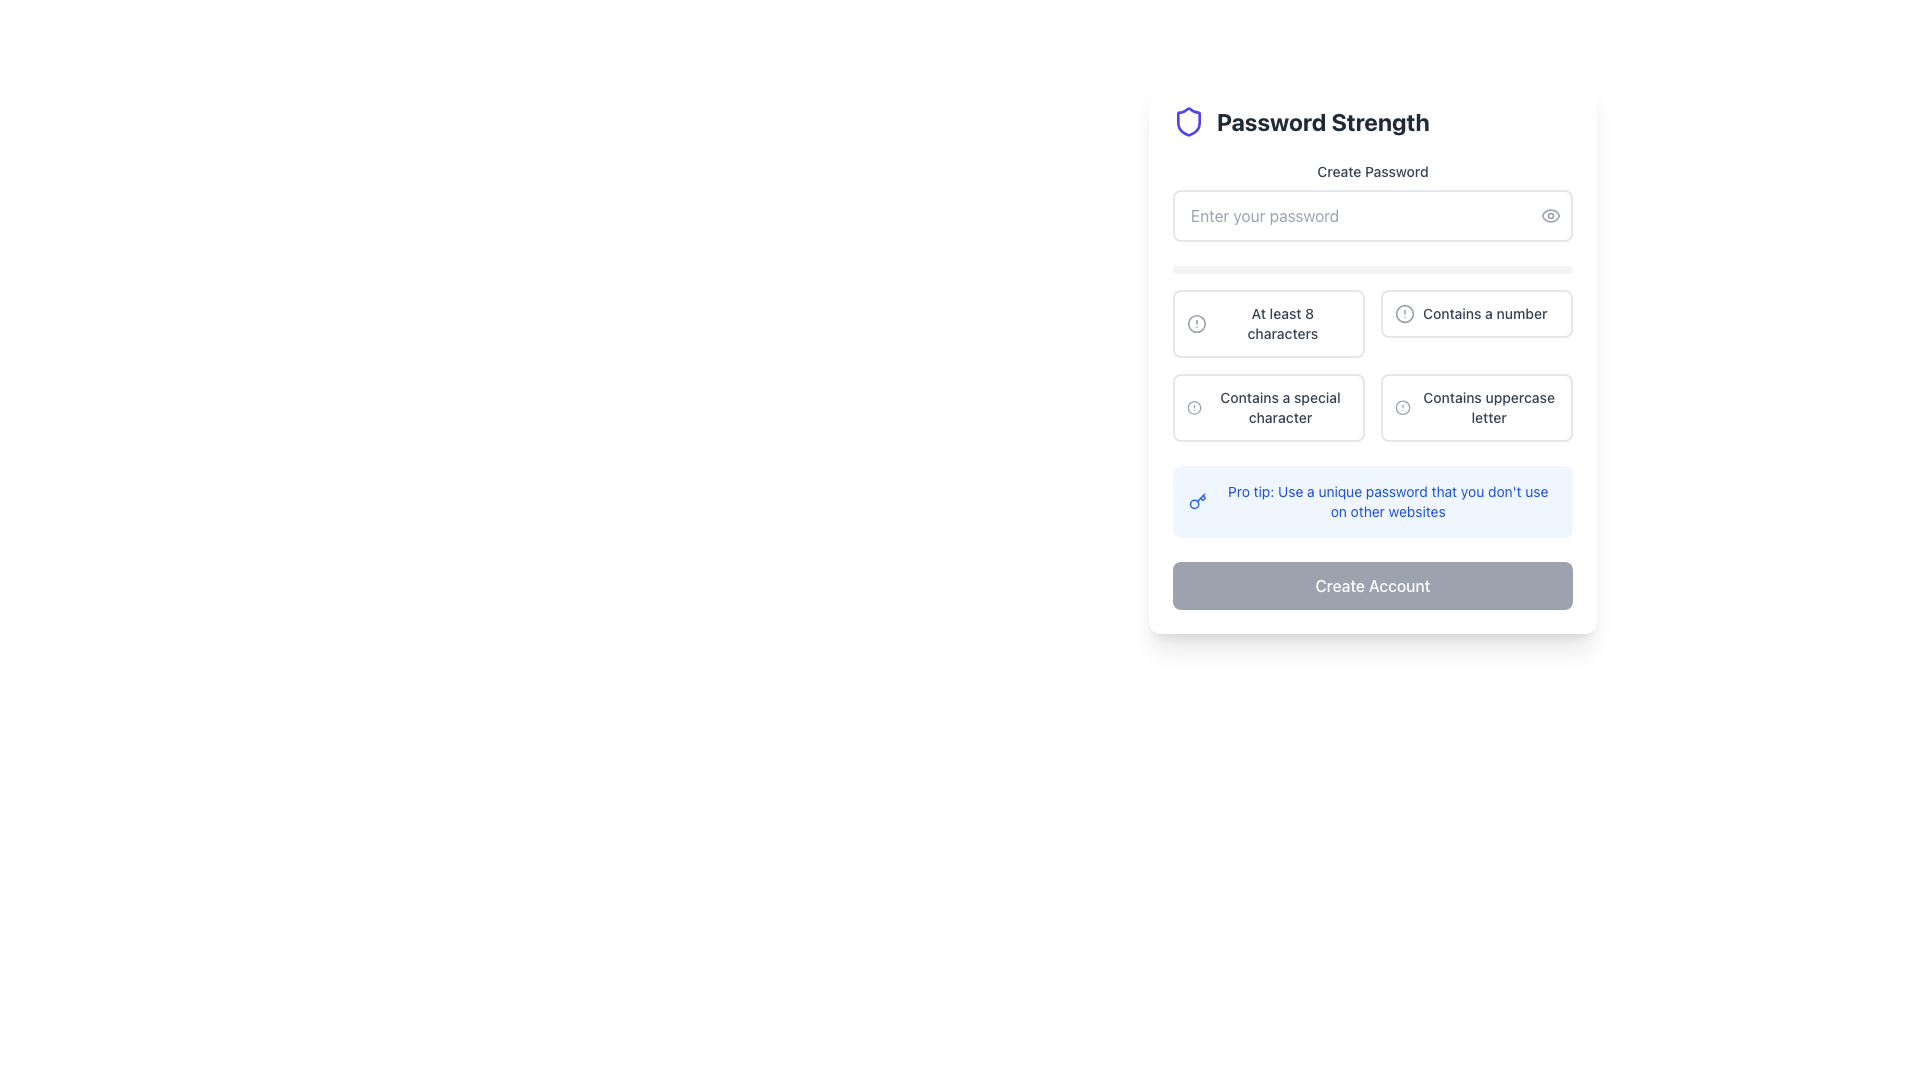 This screenshot has width=1920, height=1080. I want to click on the 'Password Strength' text label, which is a bold, large gray font positioned near the top of the form, to the right of a shield icon, so click(1323, 122).